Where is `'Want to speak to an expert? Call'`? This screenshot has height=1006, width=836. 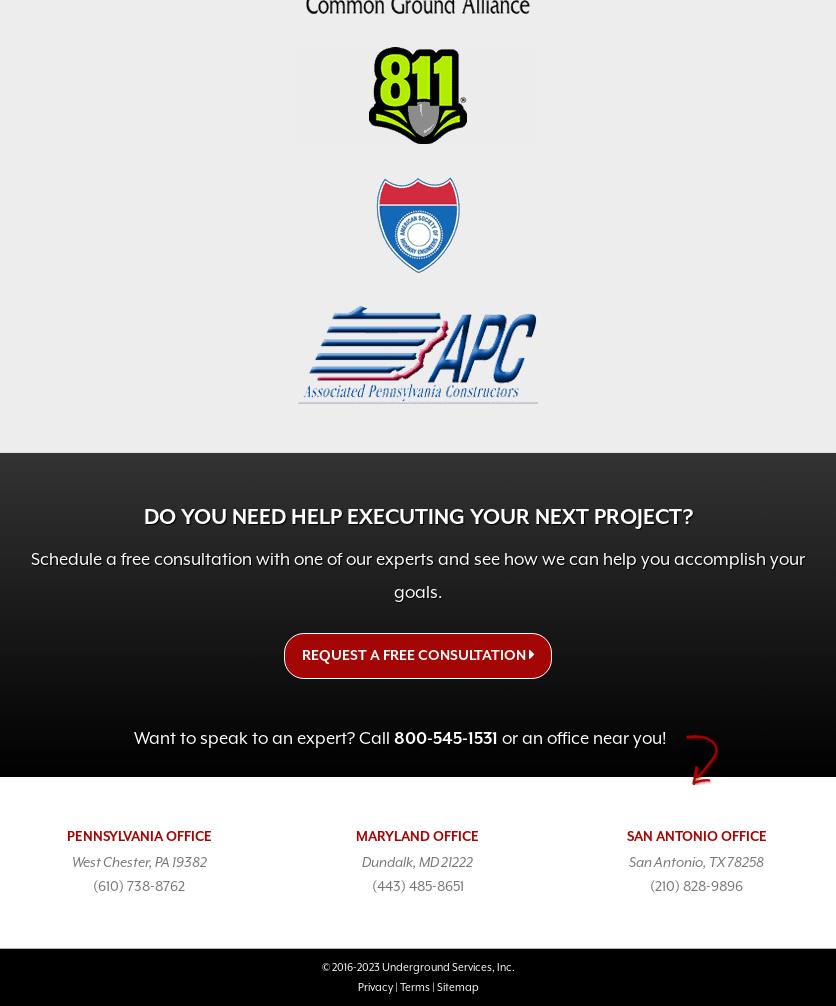 'Want to speak to an expert? Call' is located at coordinates (264, 736).